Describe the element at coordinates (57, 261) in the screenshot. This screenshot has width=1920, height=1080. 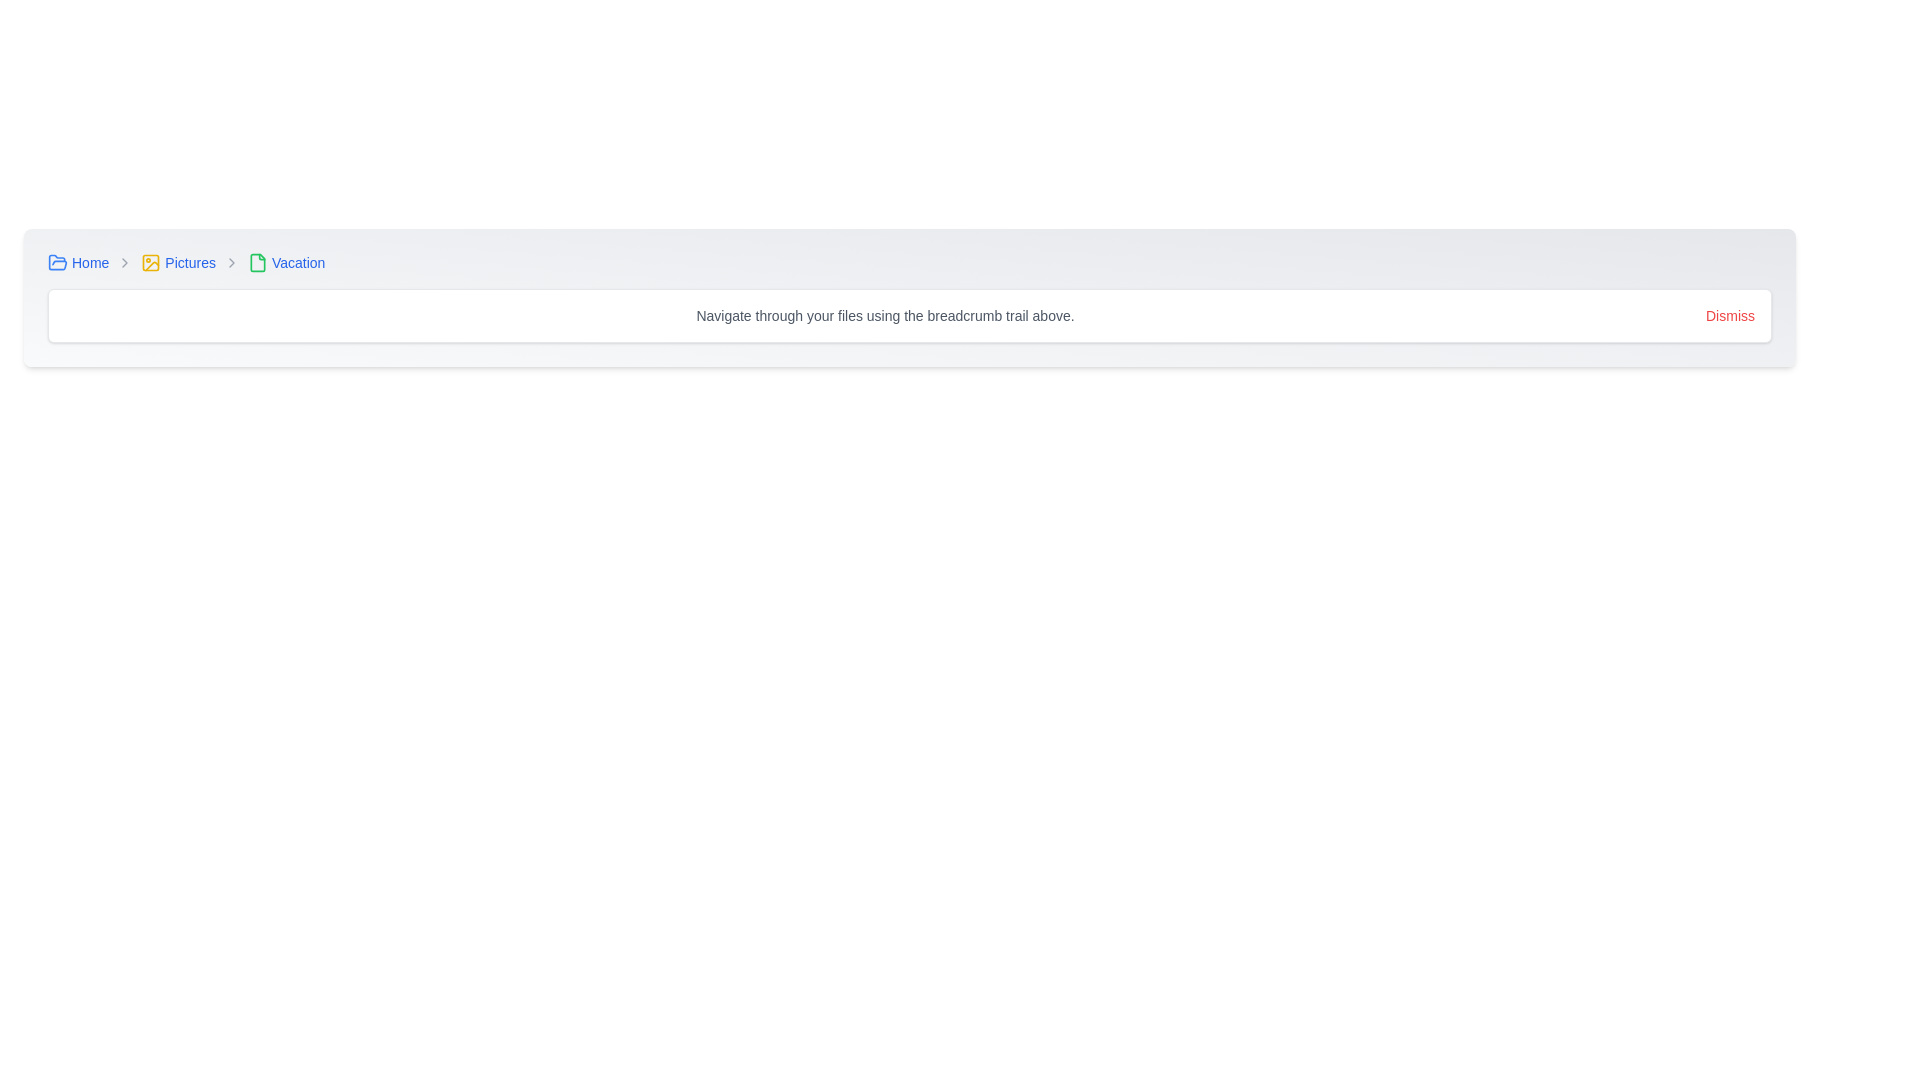
I see `the folder icon in the breadcrumb navigation, which is the second icon following the red house icon` at that location.